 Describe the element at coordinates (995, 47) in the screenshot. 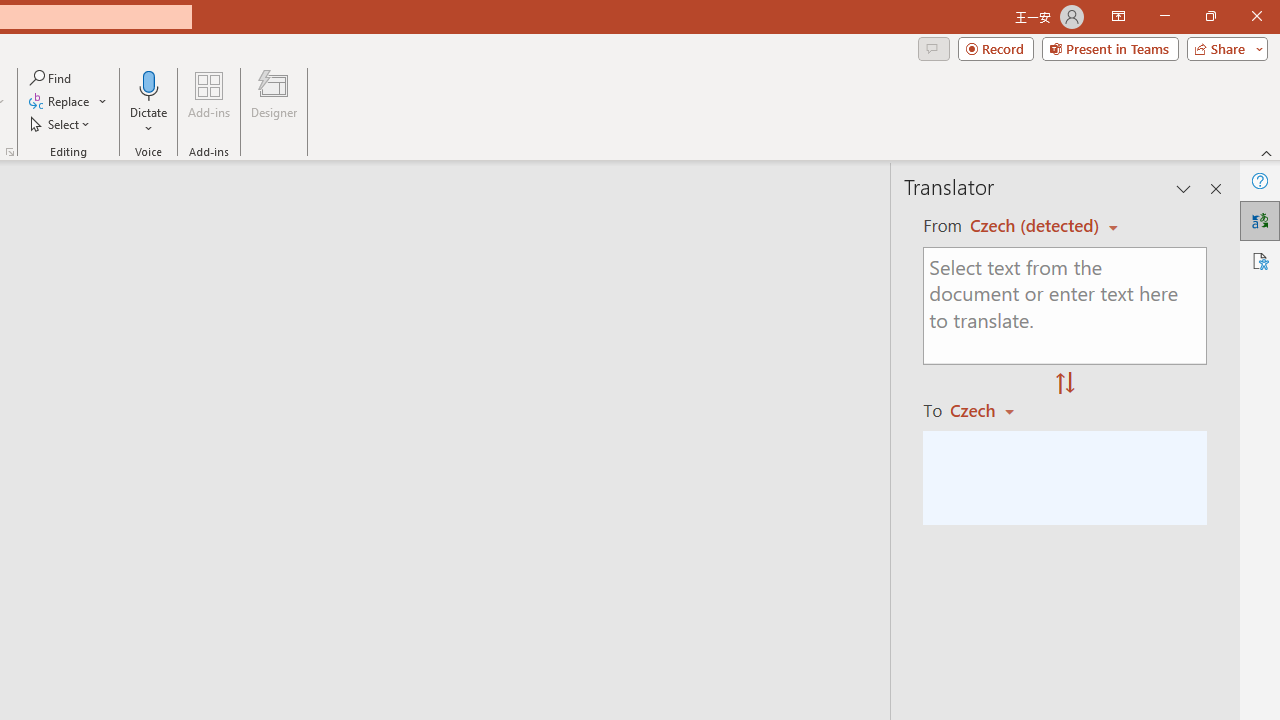

I see `'Record'` at that location.